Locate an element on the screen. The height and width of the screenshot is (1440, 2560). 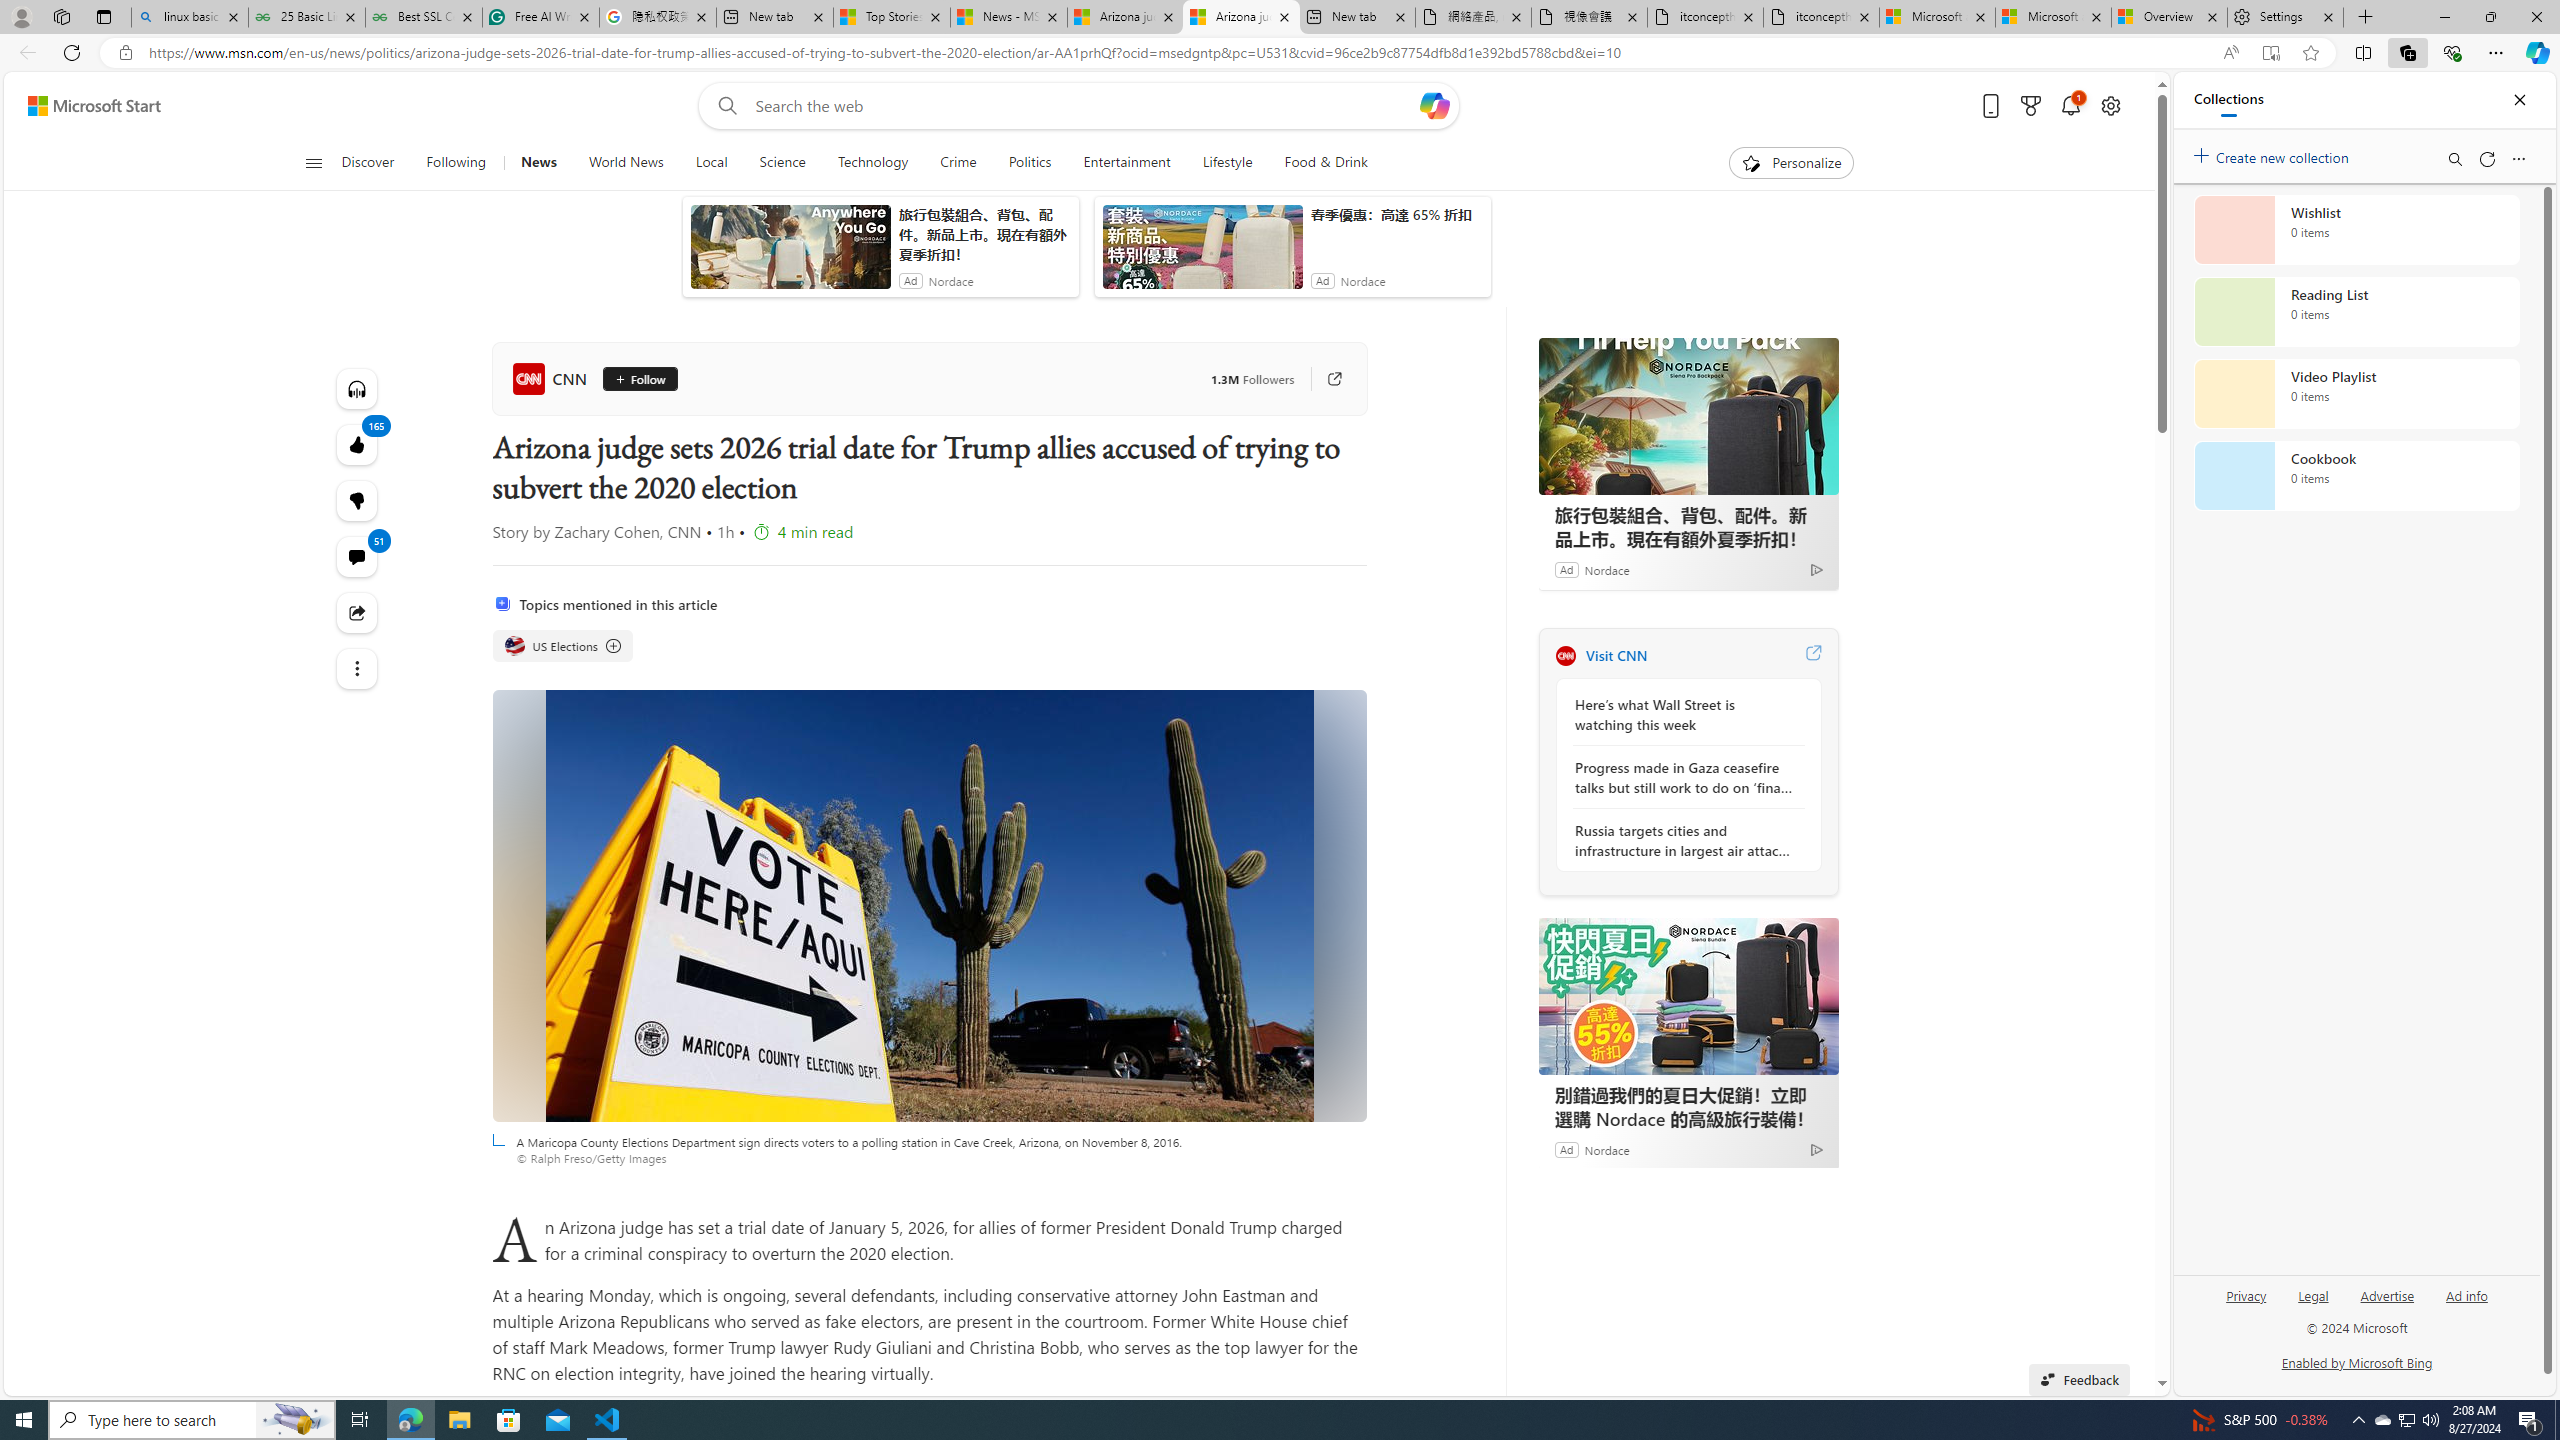
'CNN' is located at coordinates (1565, 654).